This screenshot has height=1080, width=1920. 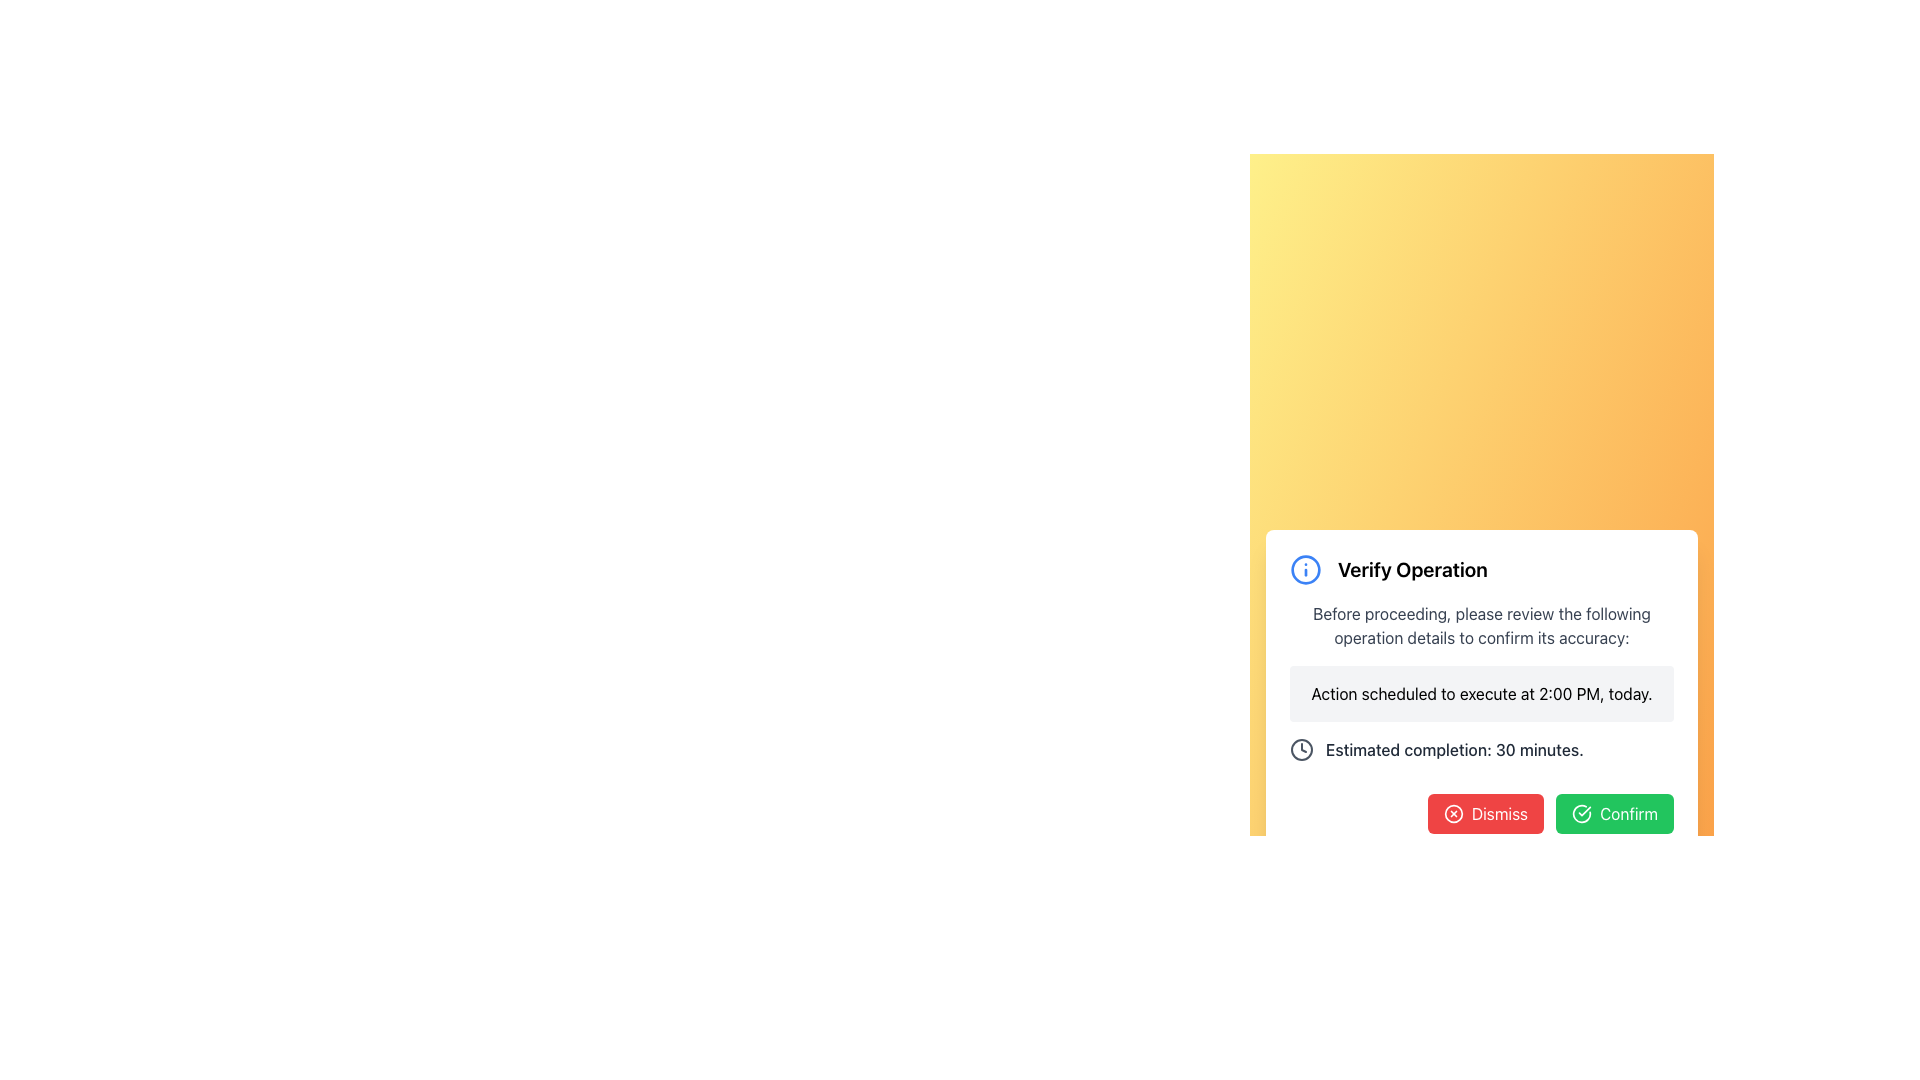 I want to click on the static informational label with a blue information icon and bolded text saying 'Verify Operation', located at the top of a modal-like rectangular card, so click(x=1482, y=570).